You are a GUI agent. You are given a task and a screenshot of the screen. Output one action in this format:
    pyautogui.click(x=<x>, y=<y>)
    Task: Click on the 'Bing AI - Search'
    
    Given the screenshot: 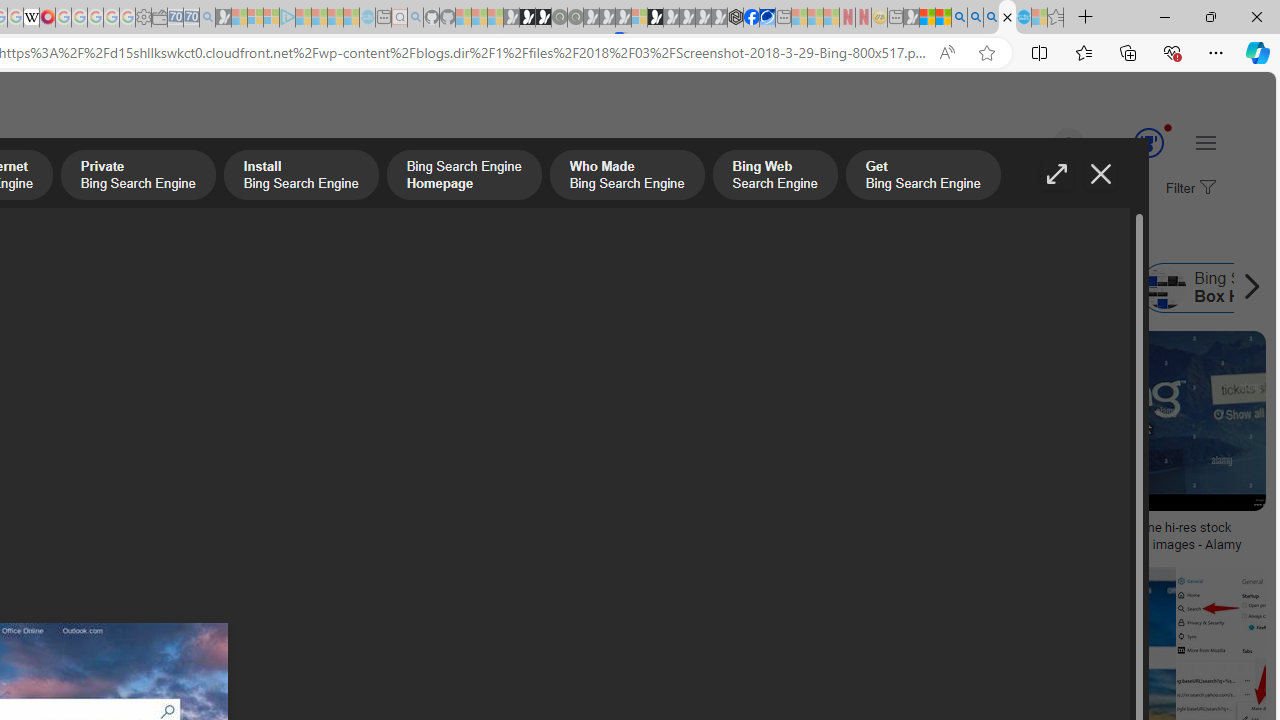 What is the action you would take?
    pyautogui.click(x=958, y=17)
    